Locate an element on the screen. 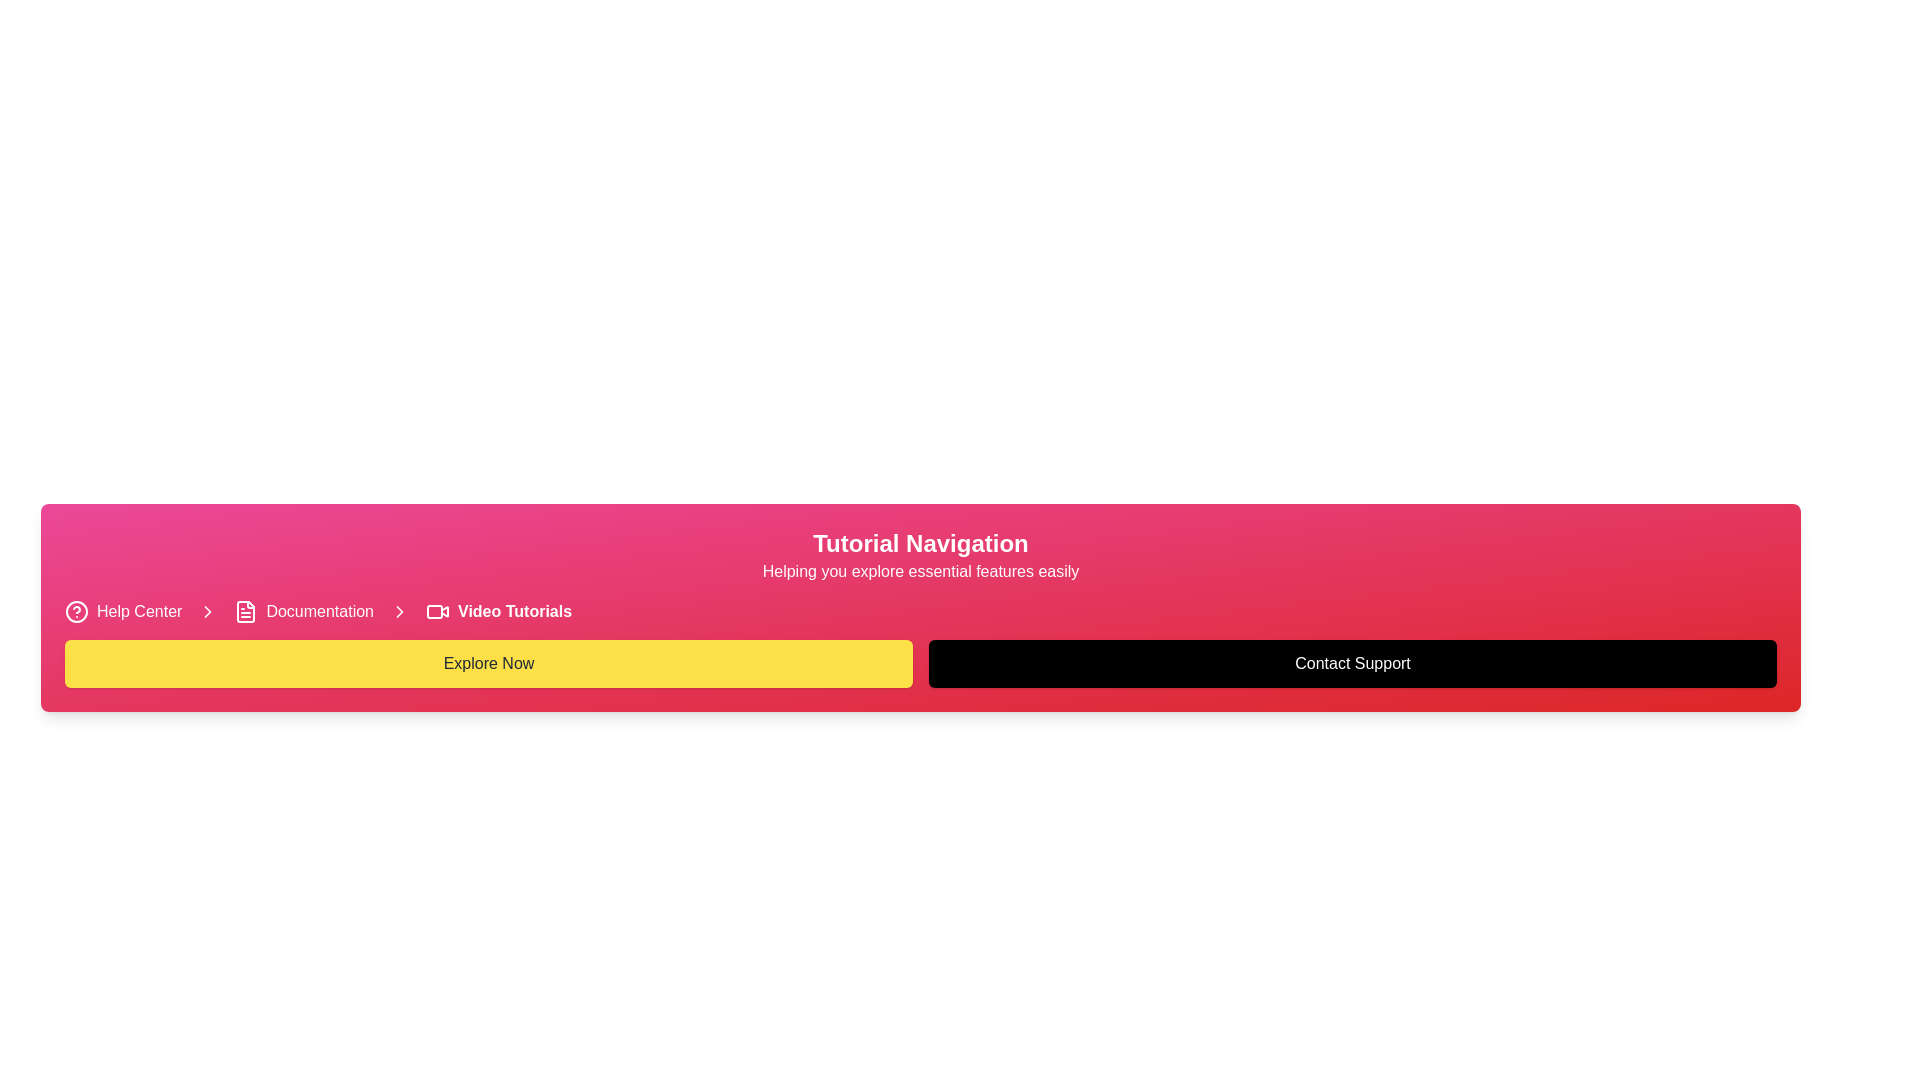  the 'Documentation' icon in the breadcrumb navigation bar, which is the second icon from the left is located at coordinates (245, 611).